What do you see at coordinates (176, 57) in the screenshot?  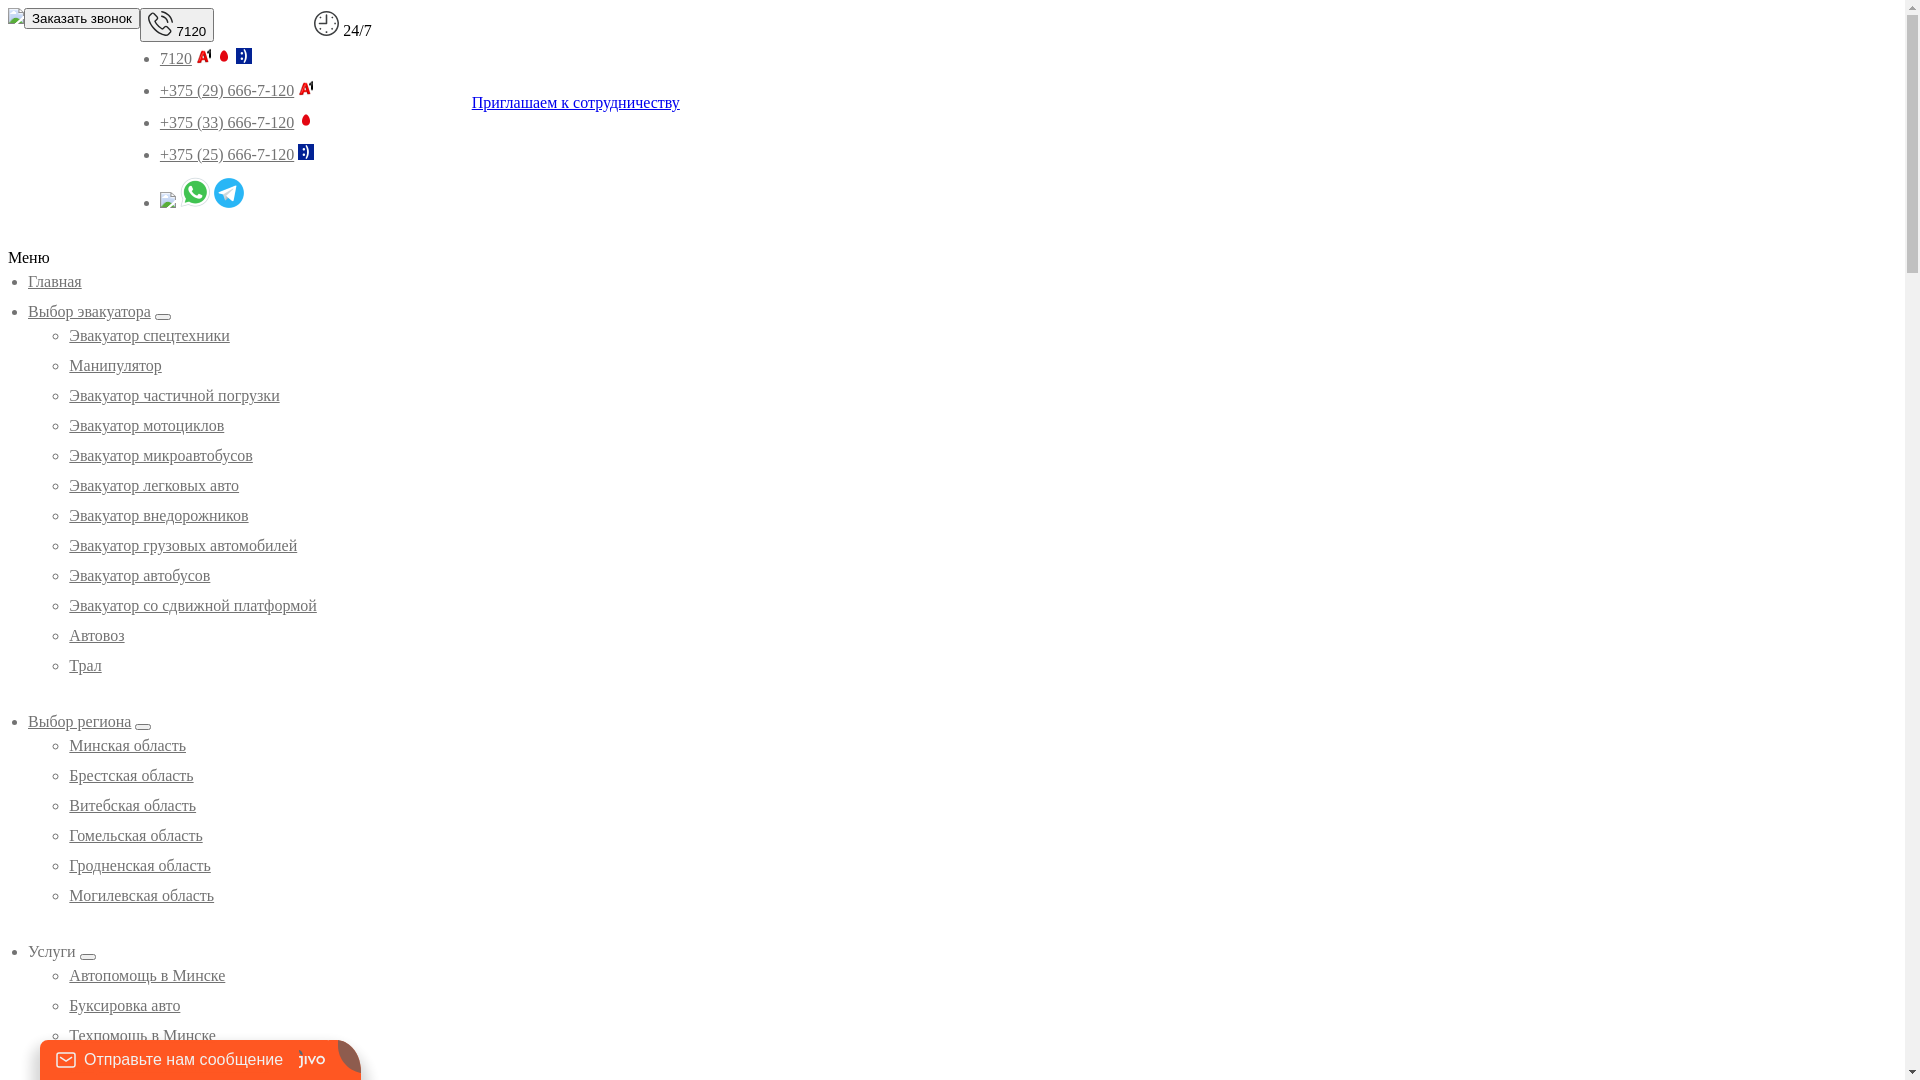 I see `'7120'` at bounding box center [176, 57].